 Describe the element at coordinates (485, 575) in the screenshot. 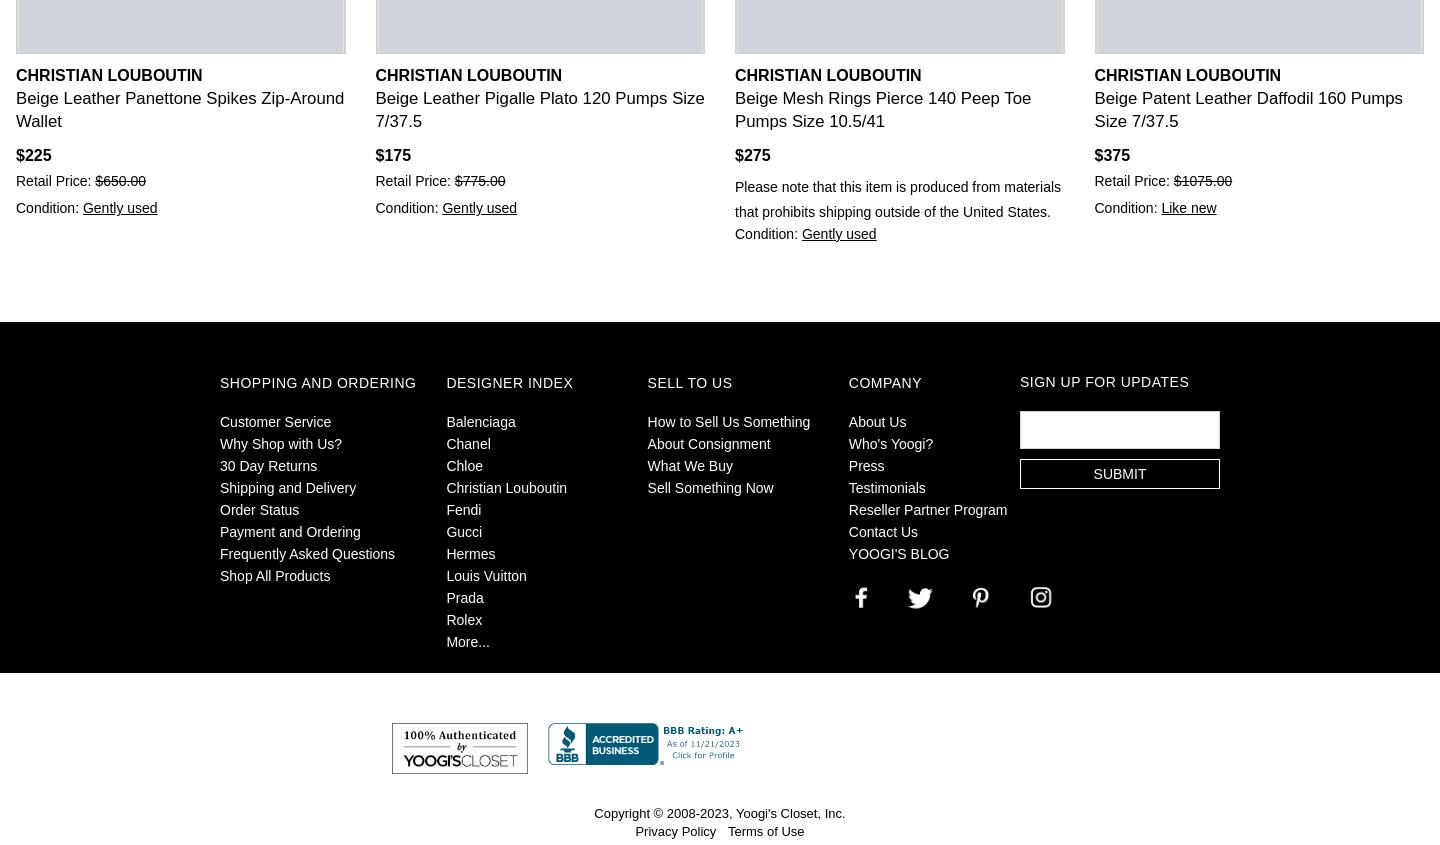

I see `'Louis Vuitton'` at that location.